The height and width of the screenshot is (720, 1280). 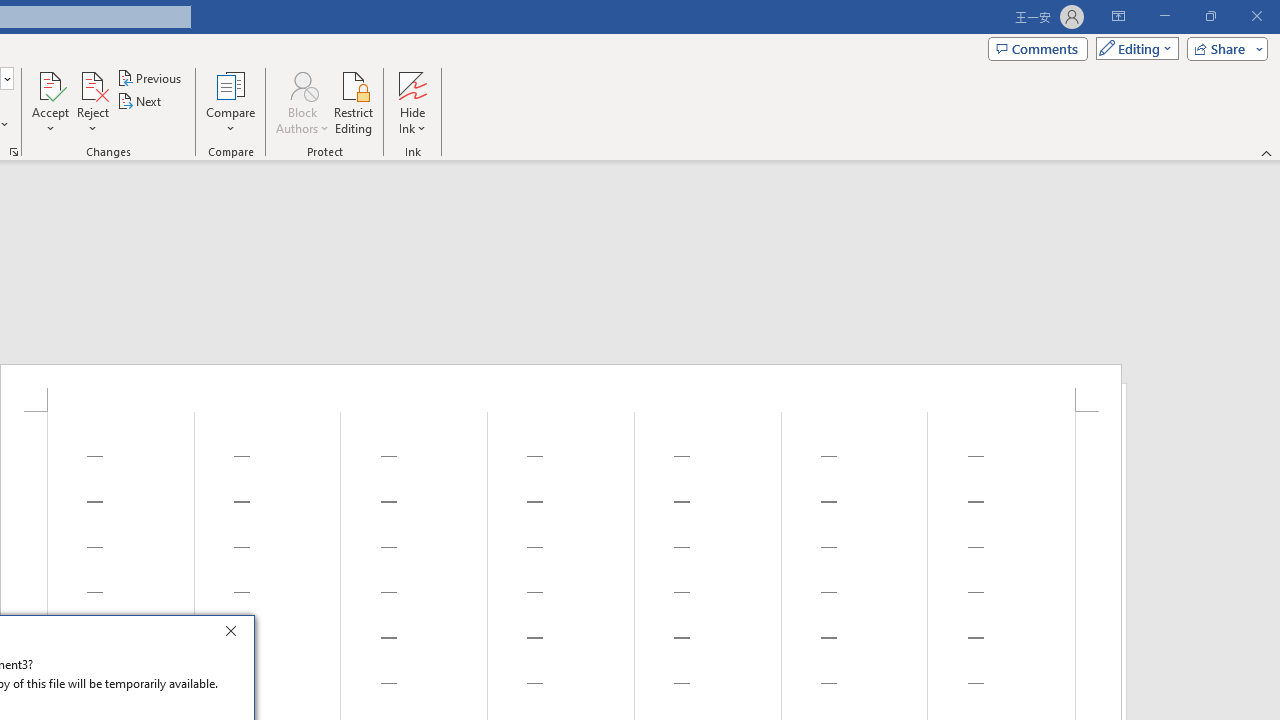 I want to click on 'Next', so click(x=139, y=101).